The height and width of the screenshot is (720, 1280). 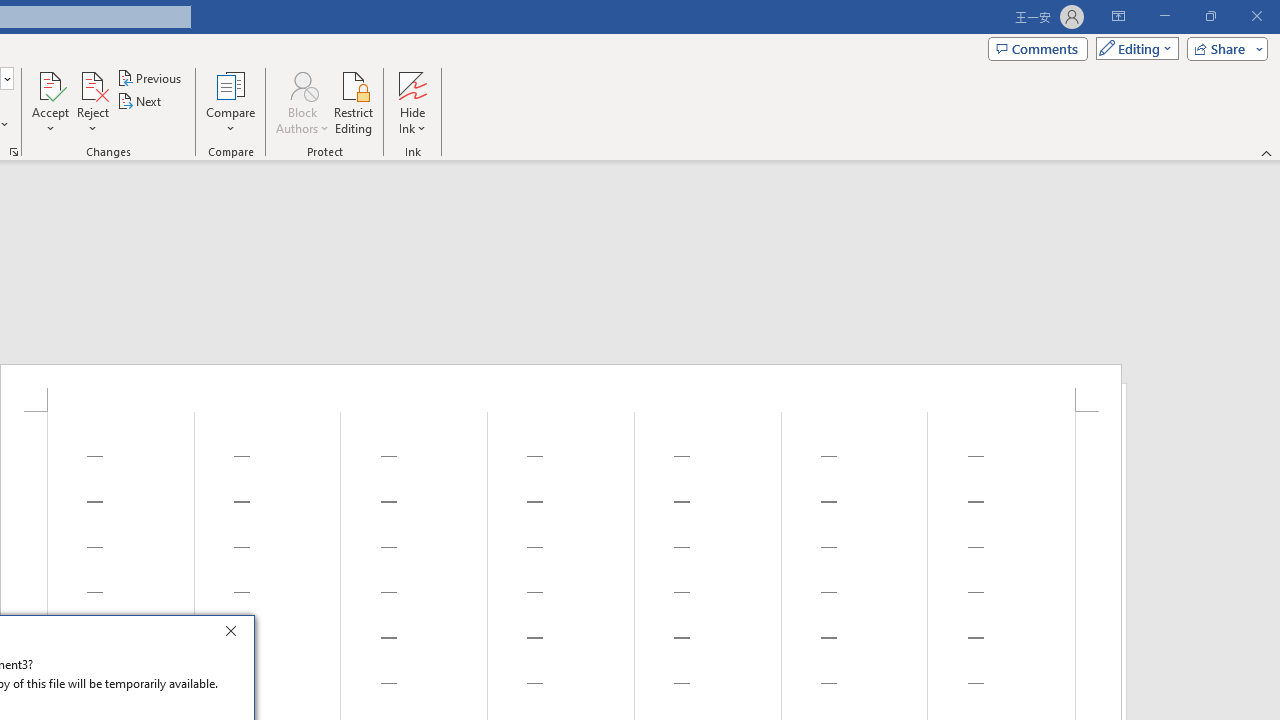 I want to click on 'Next', so click(x=139, y=101).